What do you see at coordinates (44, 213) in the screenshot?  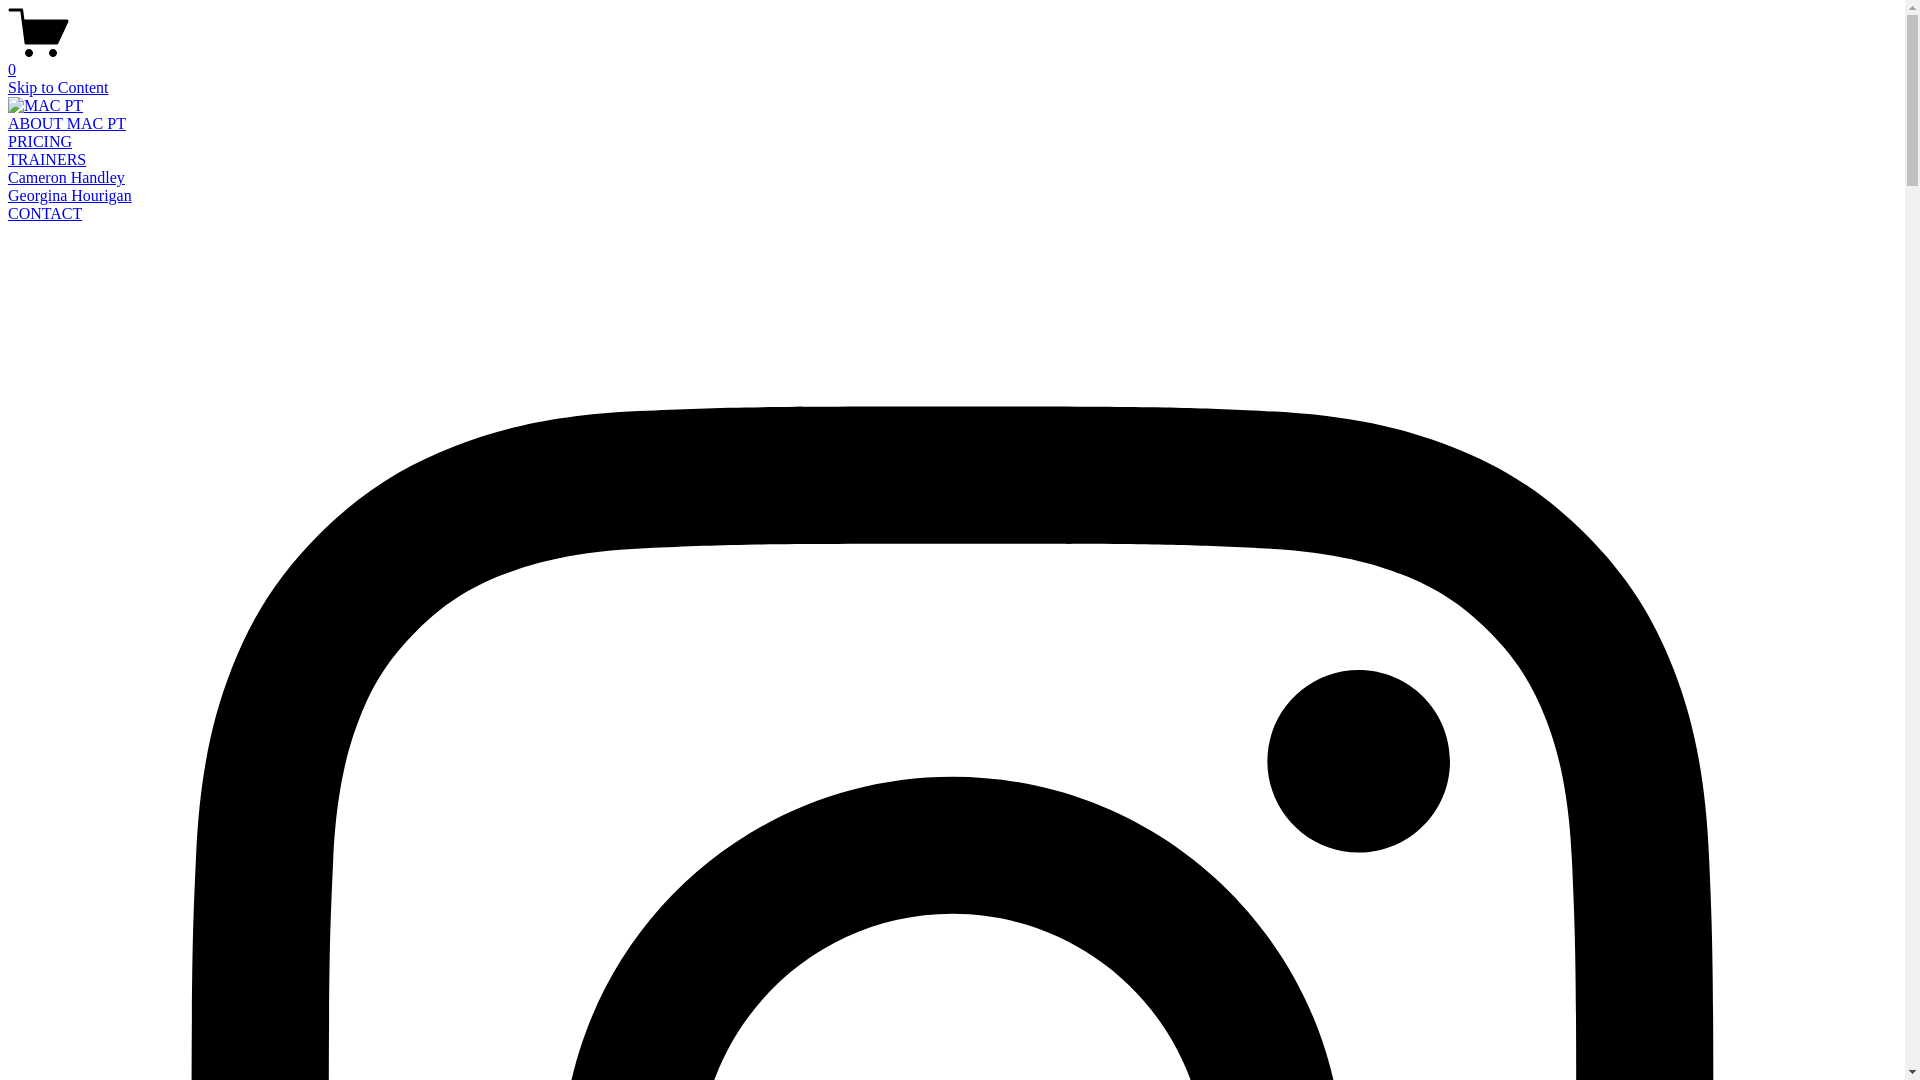 I see `'CONTACT'` at bounding box center [44, 213].